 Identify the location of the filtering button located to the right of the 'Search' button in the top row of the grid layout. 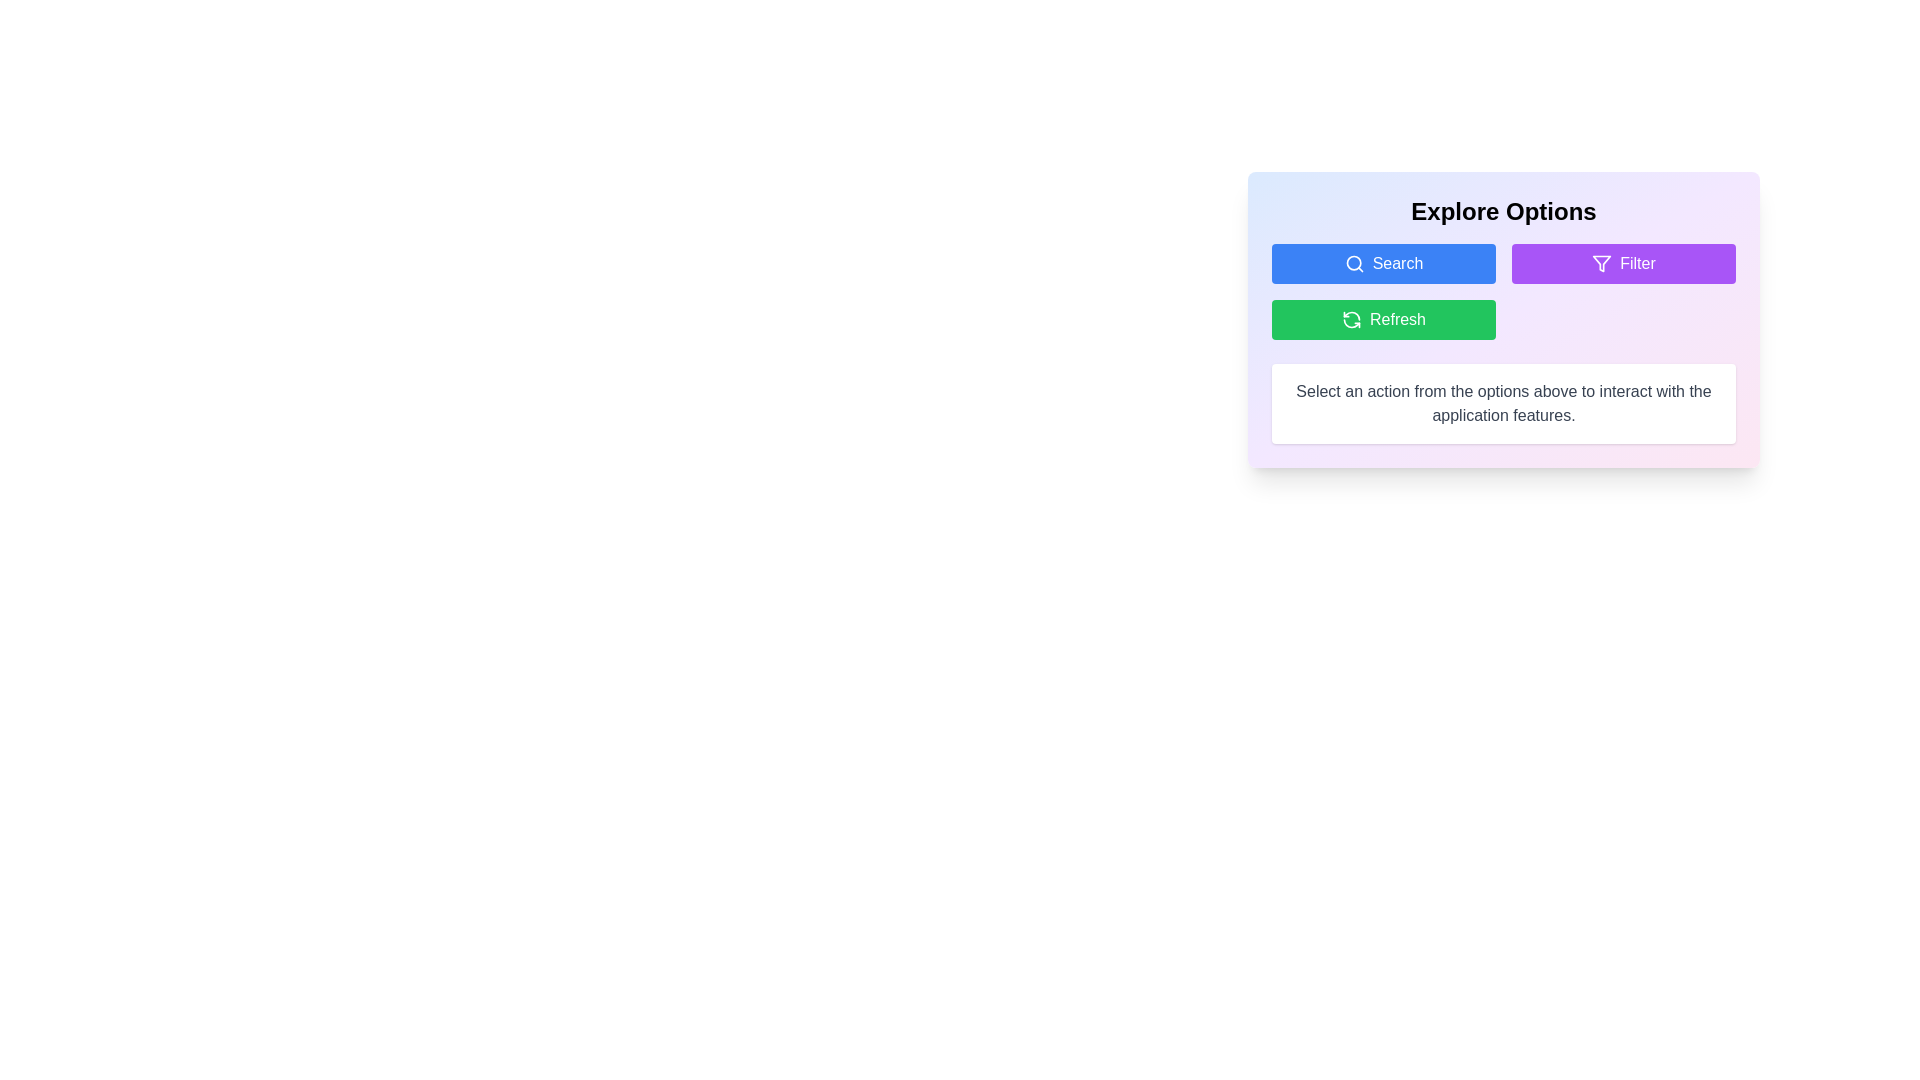
(1623, 262).